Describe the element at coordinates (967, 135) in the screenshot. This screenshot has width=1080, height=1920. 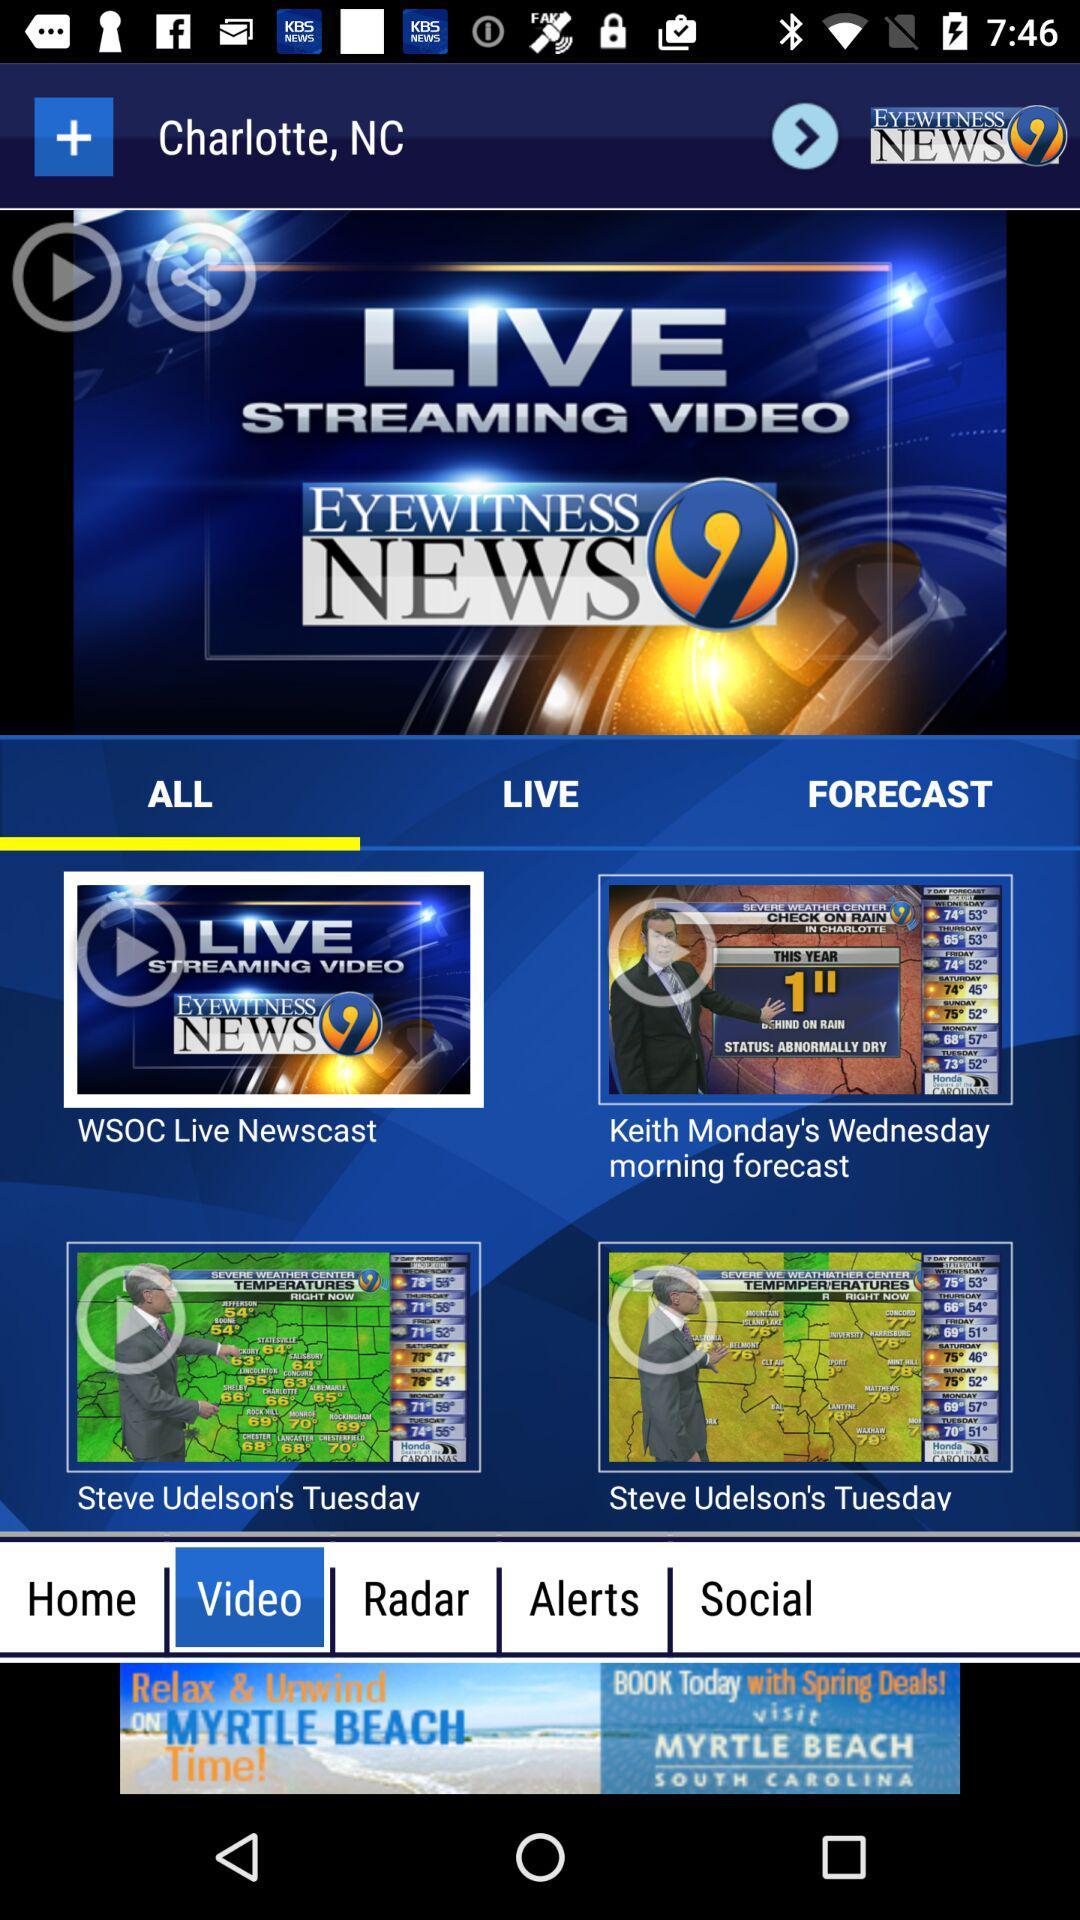
I see `latest headlines` at that location.